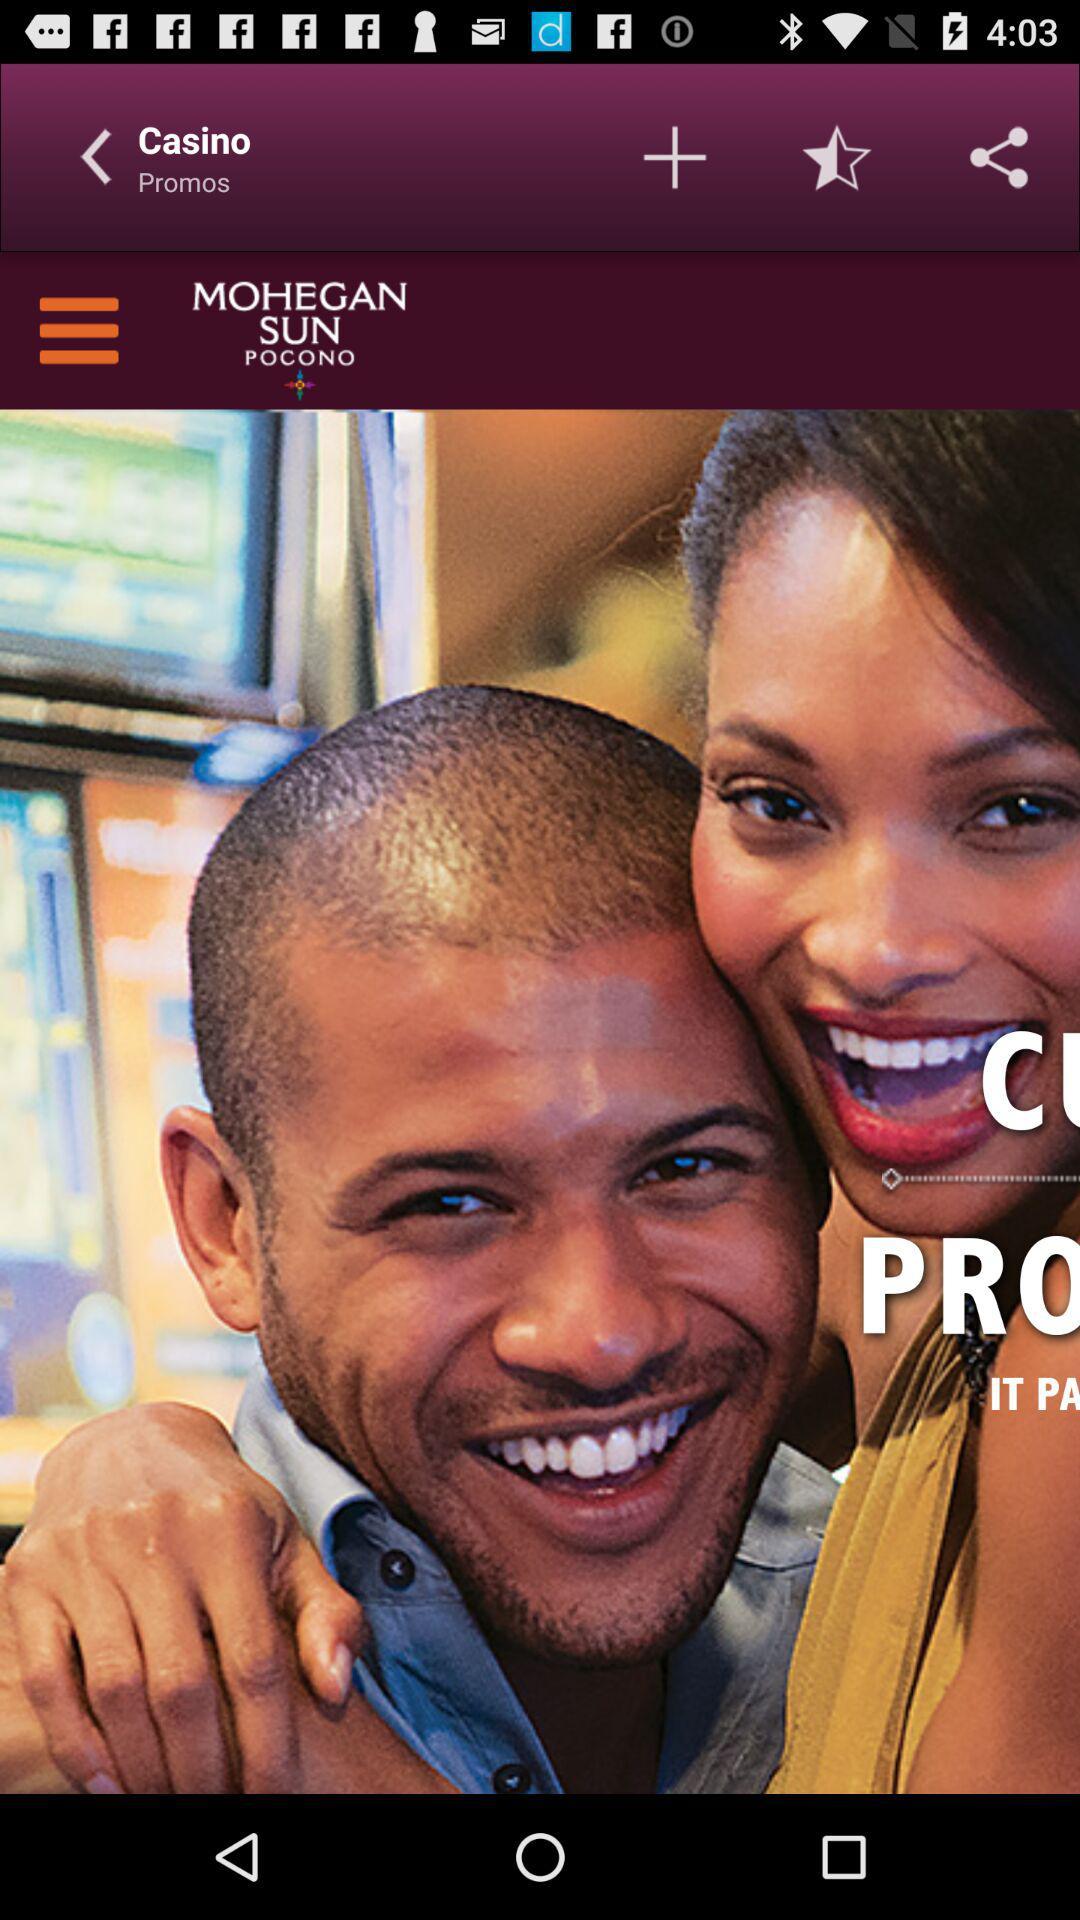 The height and width of the screenshot is (1920, 1080). What do you see at coordinates (999, 156) in the screenshot?
I see `share with others` at bounding box center [999, 156].